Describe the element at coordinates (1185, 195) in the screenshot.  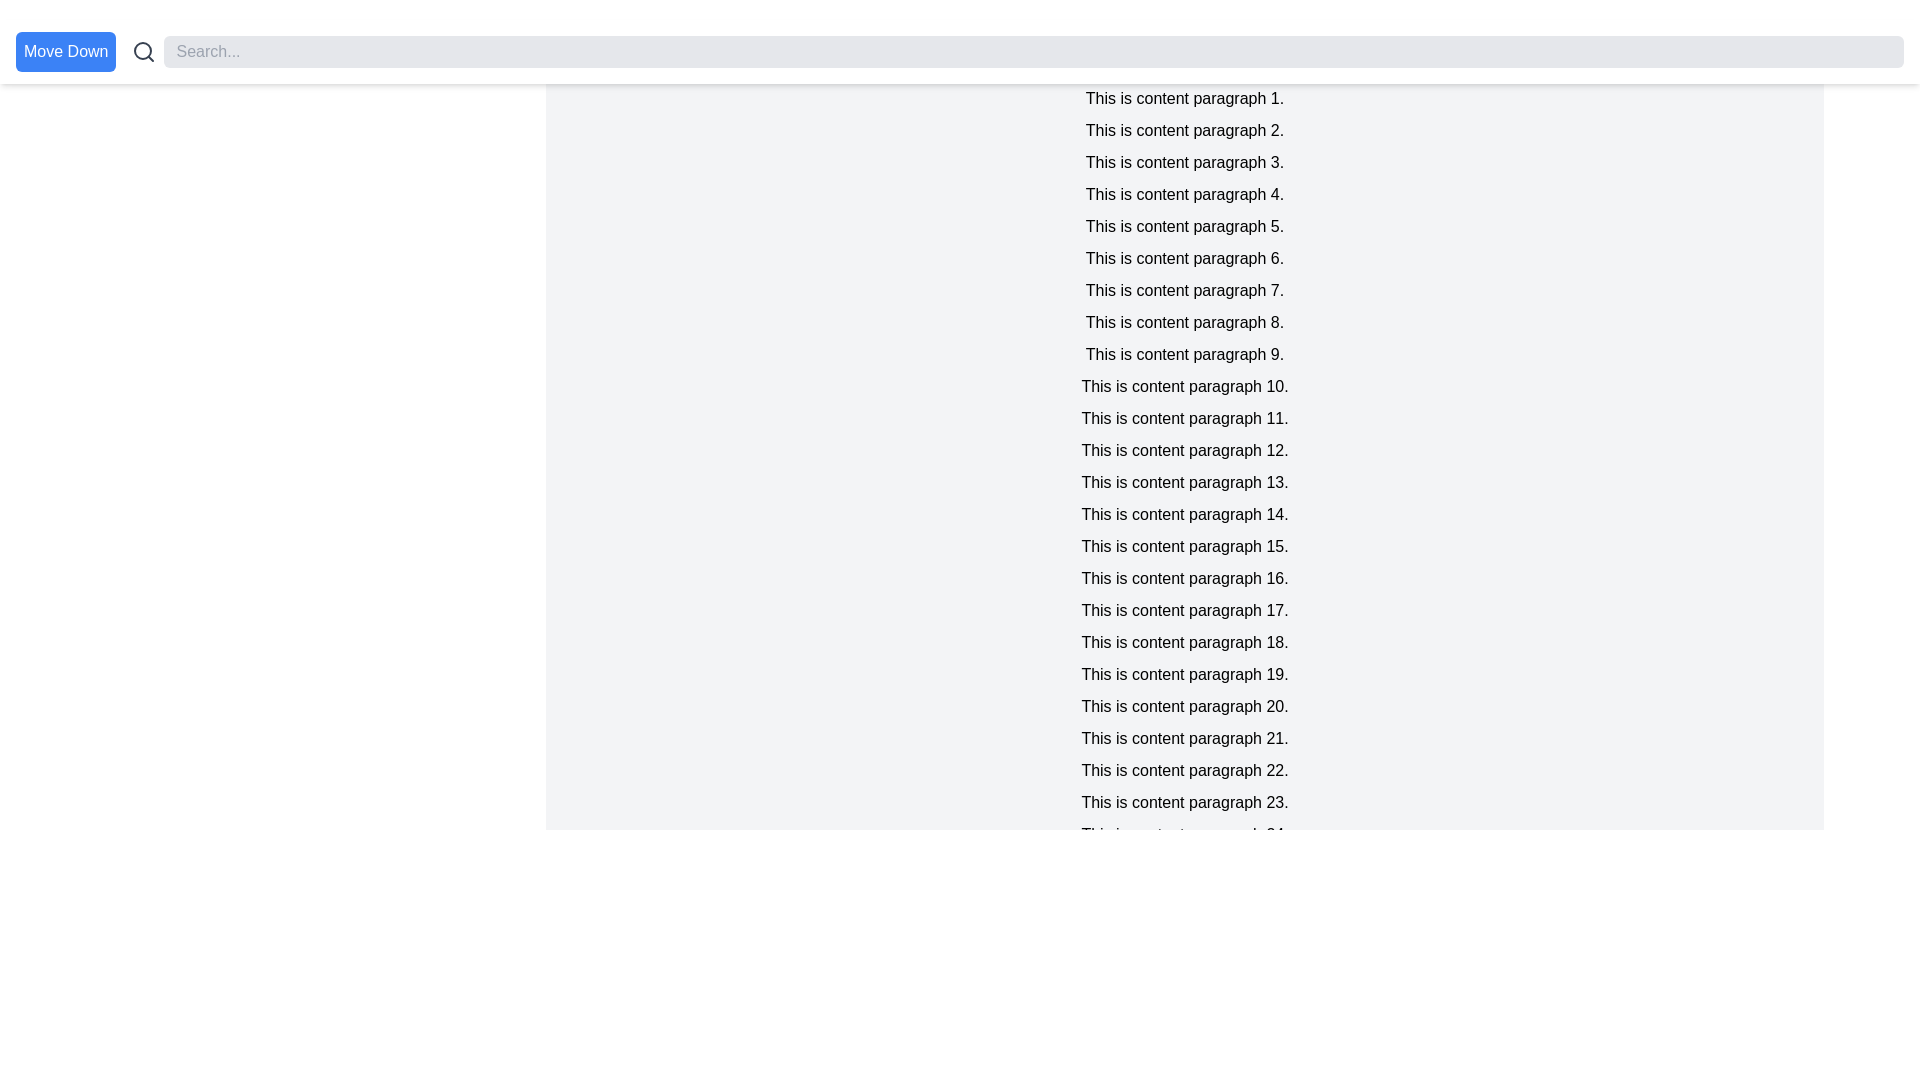
I see `the text block that reads 'This is content paragraph 4.' which is the fourth paragraph in a vertical list of text blocks` at that location.